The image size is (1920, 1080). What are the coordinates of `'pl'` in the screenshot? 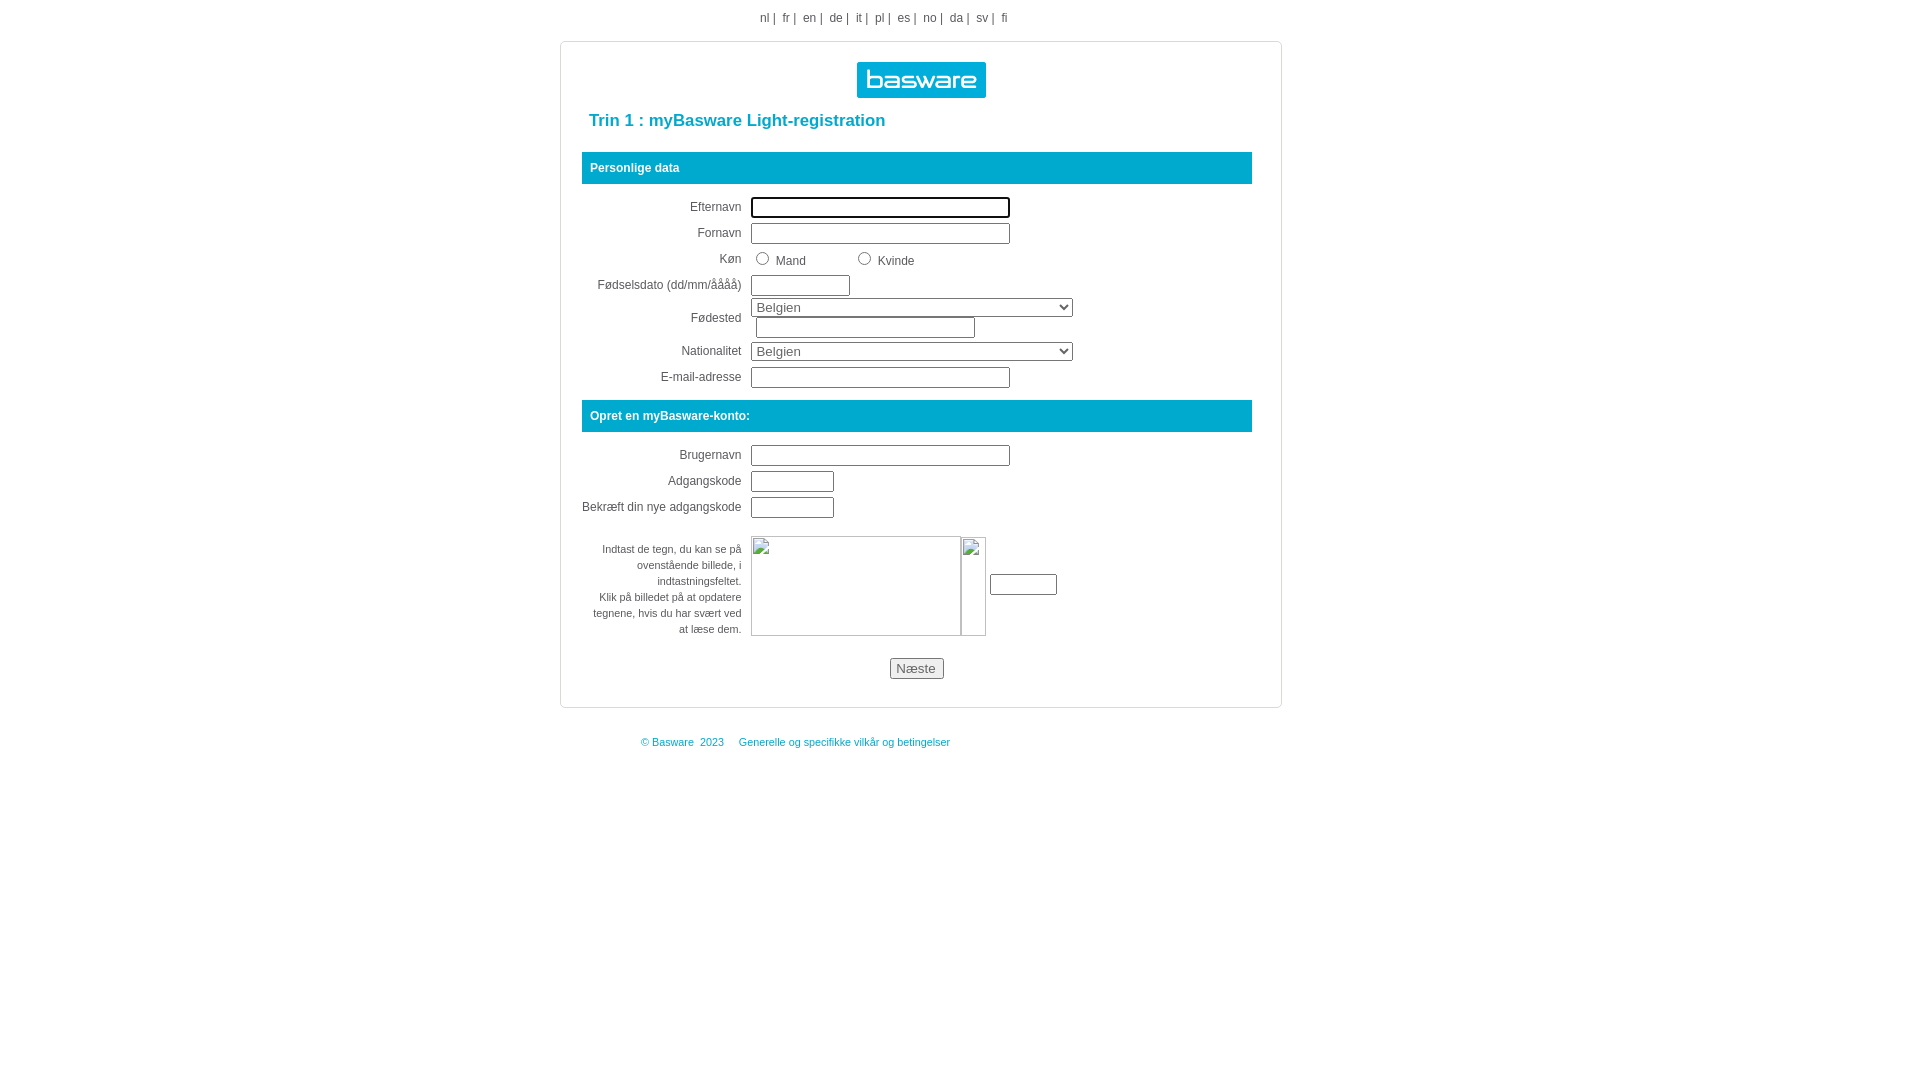 It's located at (879, 18).